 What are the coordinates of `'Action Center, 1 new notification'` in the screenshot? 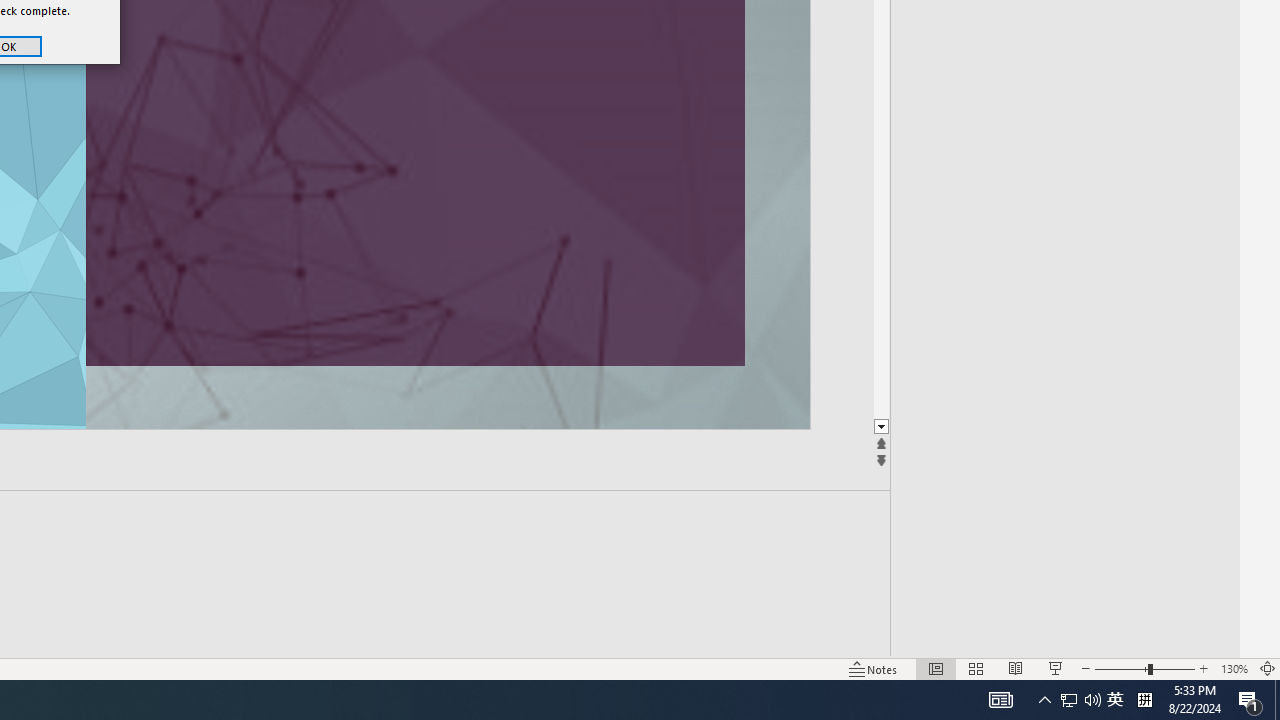 It's located at (1250, 698).